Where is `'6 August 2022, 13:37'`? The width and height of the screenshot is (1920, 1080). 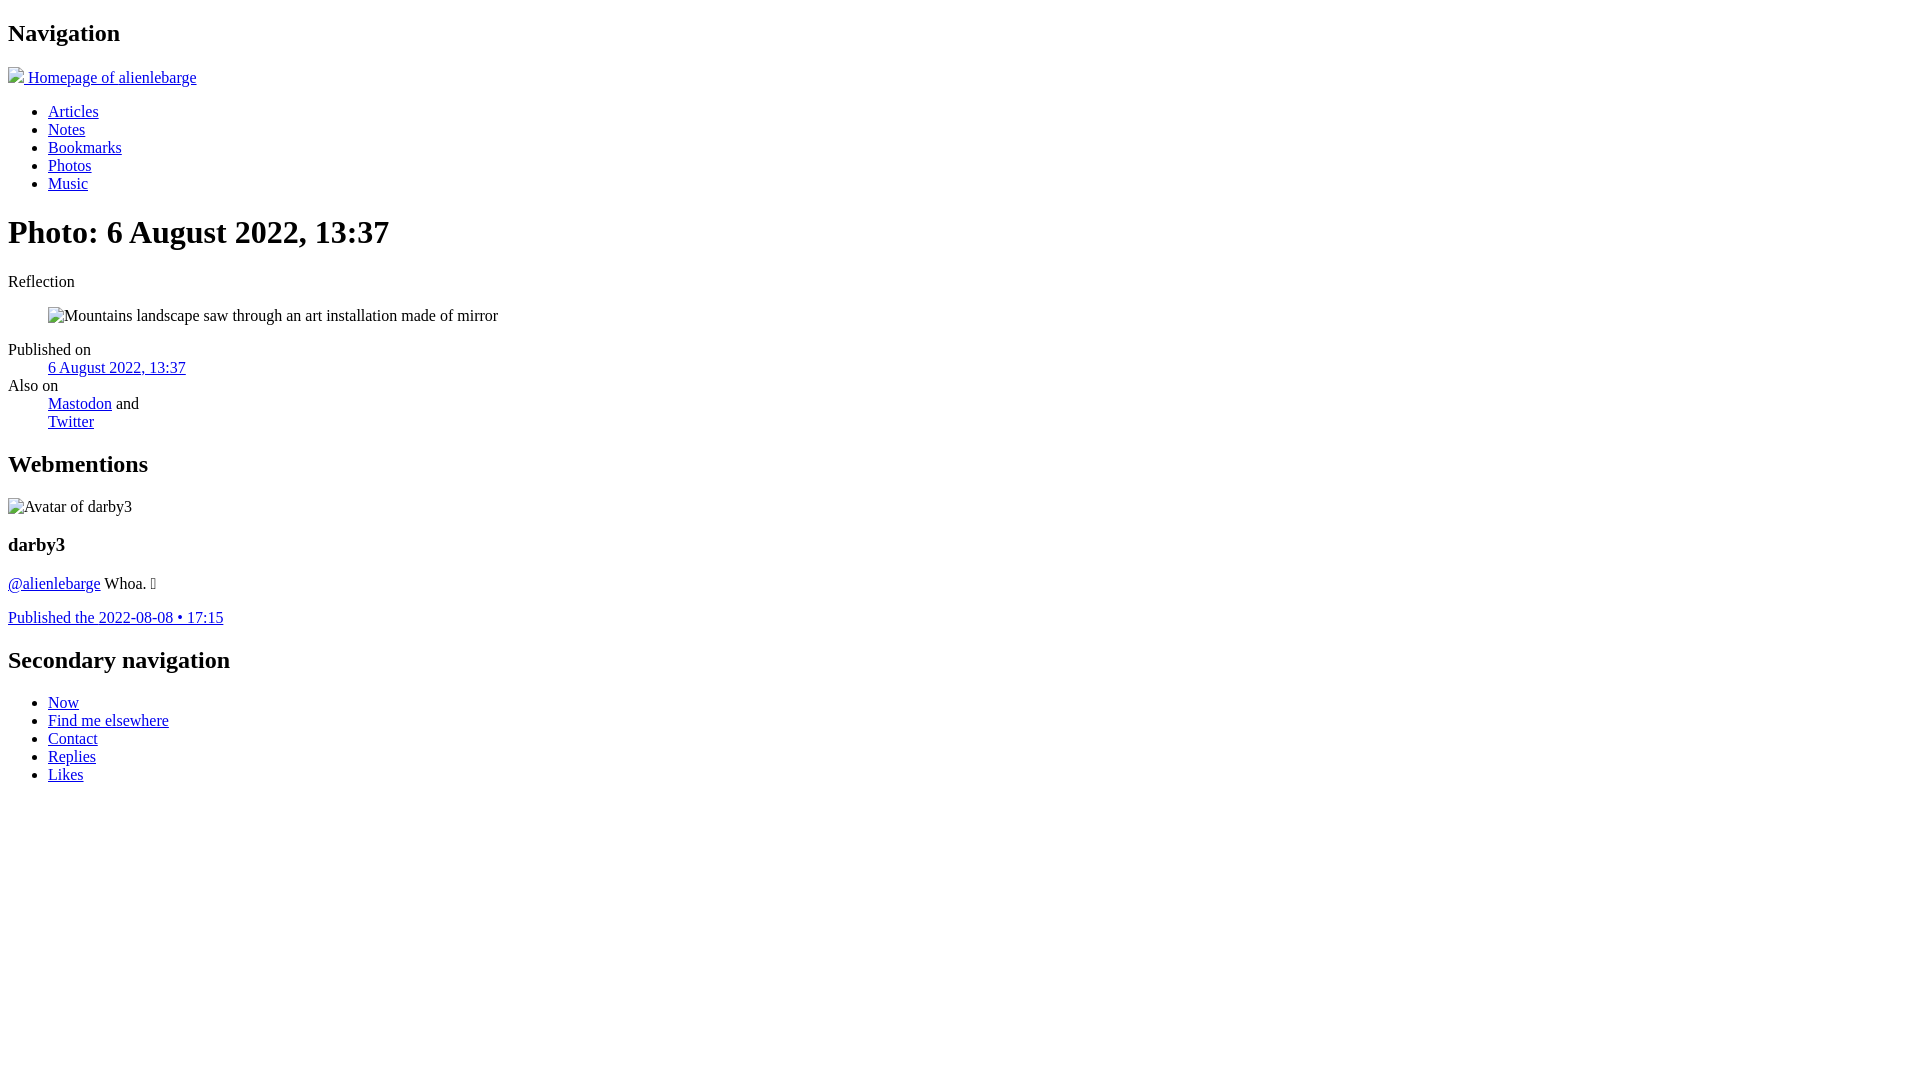 '6 August 2022, 13:37' is located at coordinates (115, 367).